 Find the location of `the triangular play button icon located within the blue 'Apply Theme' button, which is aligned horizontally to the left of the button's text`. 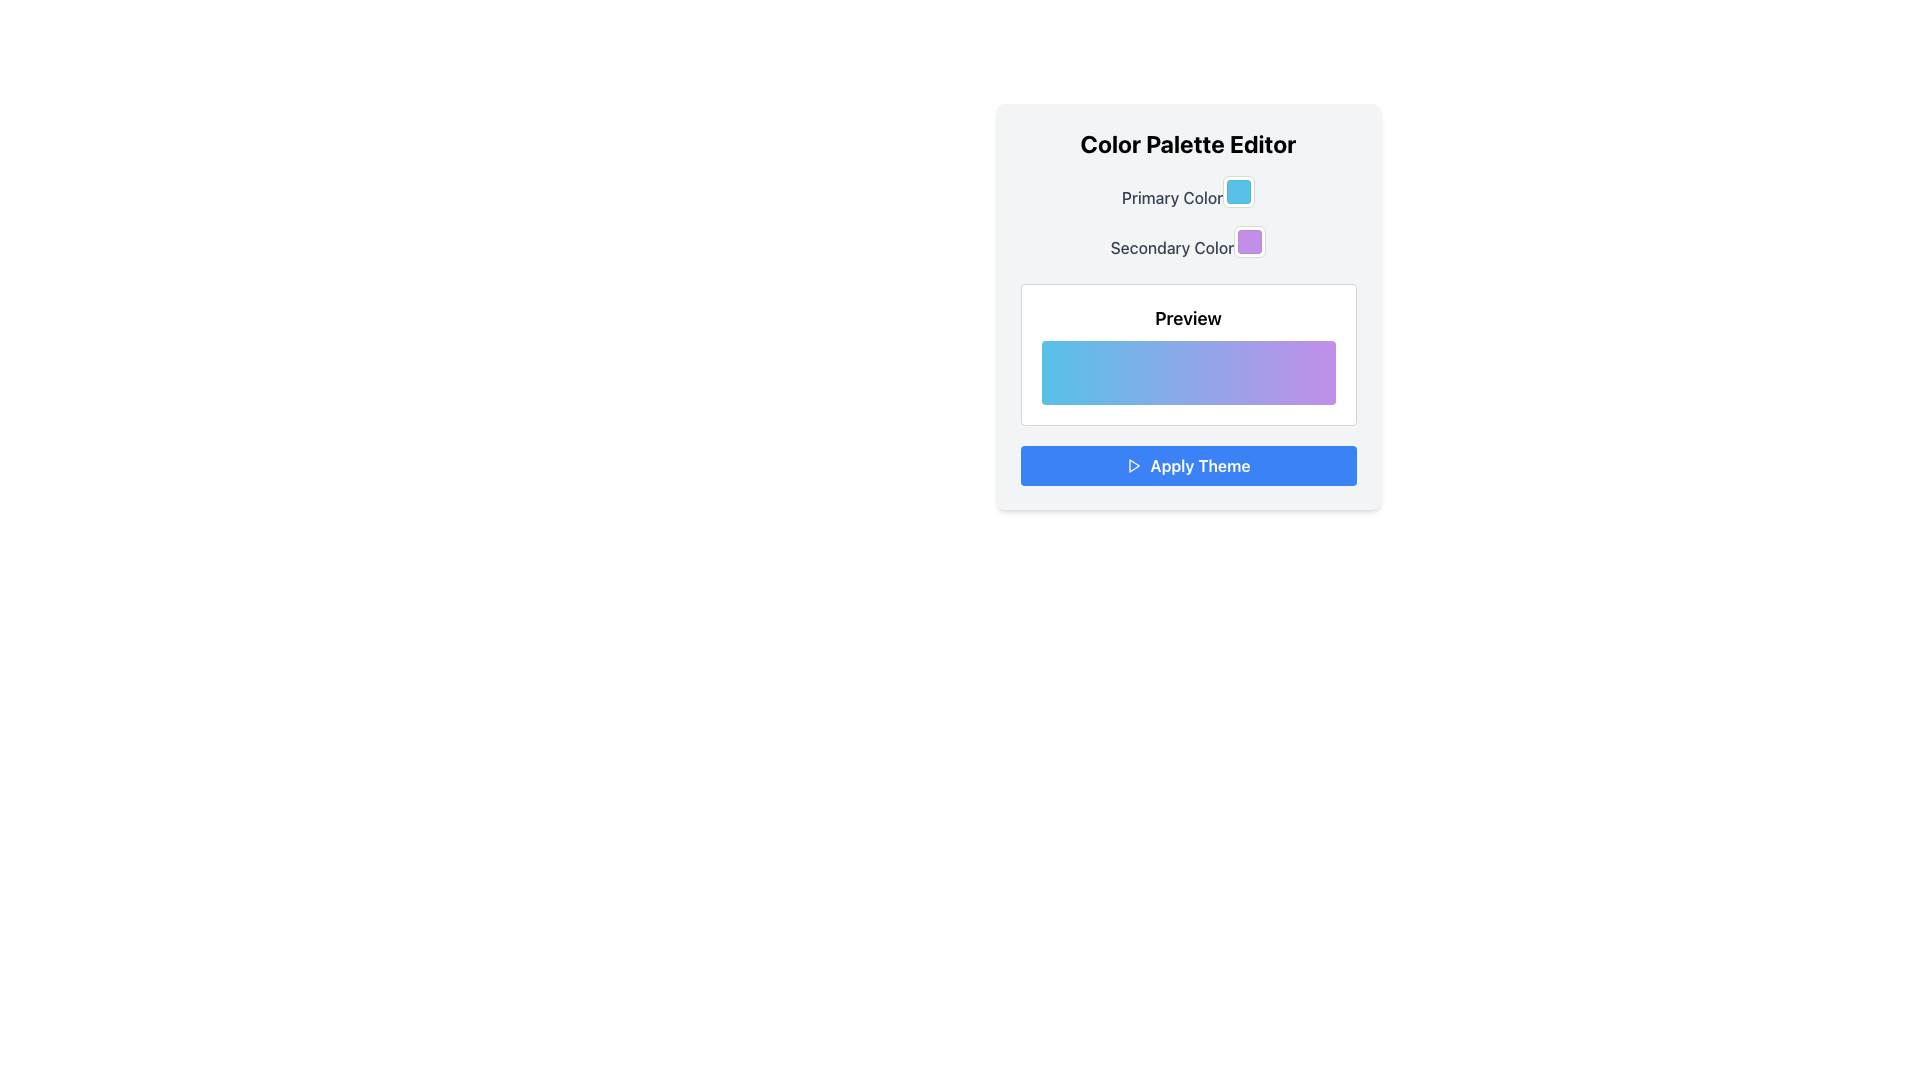

the triangular play button icon located within the blue 'Apply Theme' button, which is aligned horizontally to the left of the button's text is located at coordinates (1134, 466).